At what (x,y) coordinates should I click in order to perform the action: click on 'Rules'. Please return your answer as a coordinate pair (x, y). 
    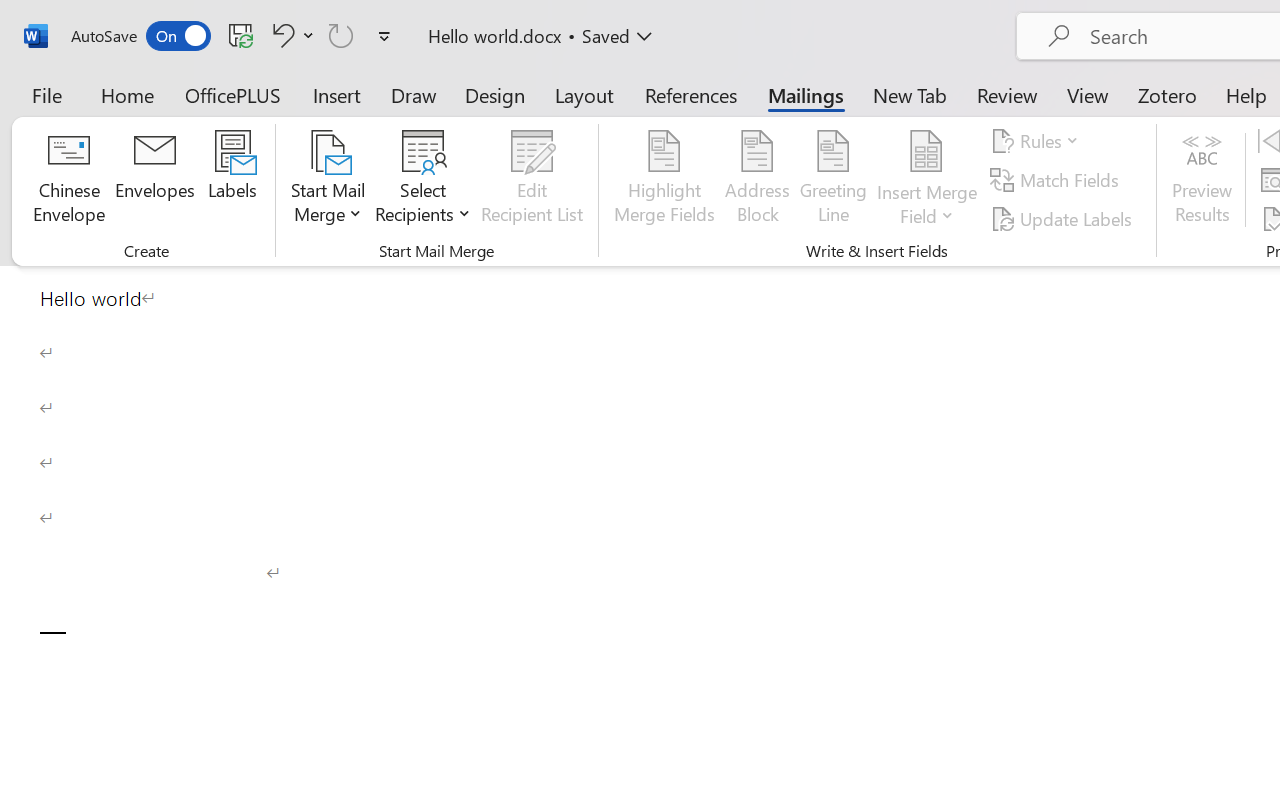
    Looking at the image, I should click on (1038, 141).